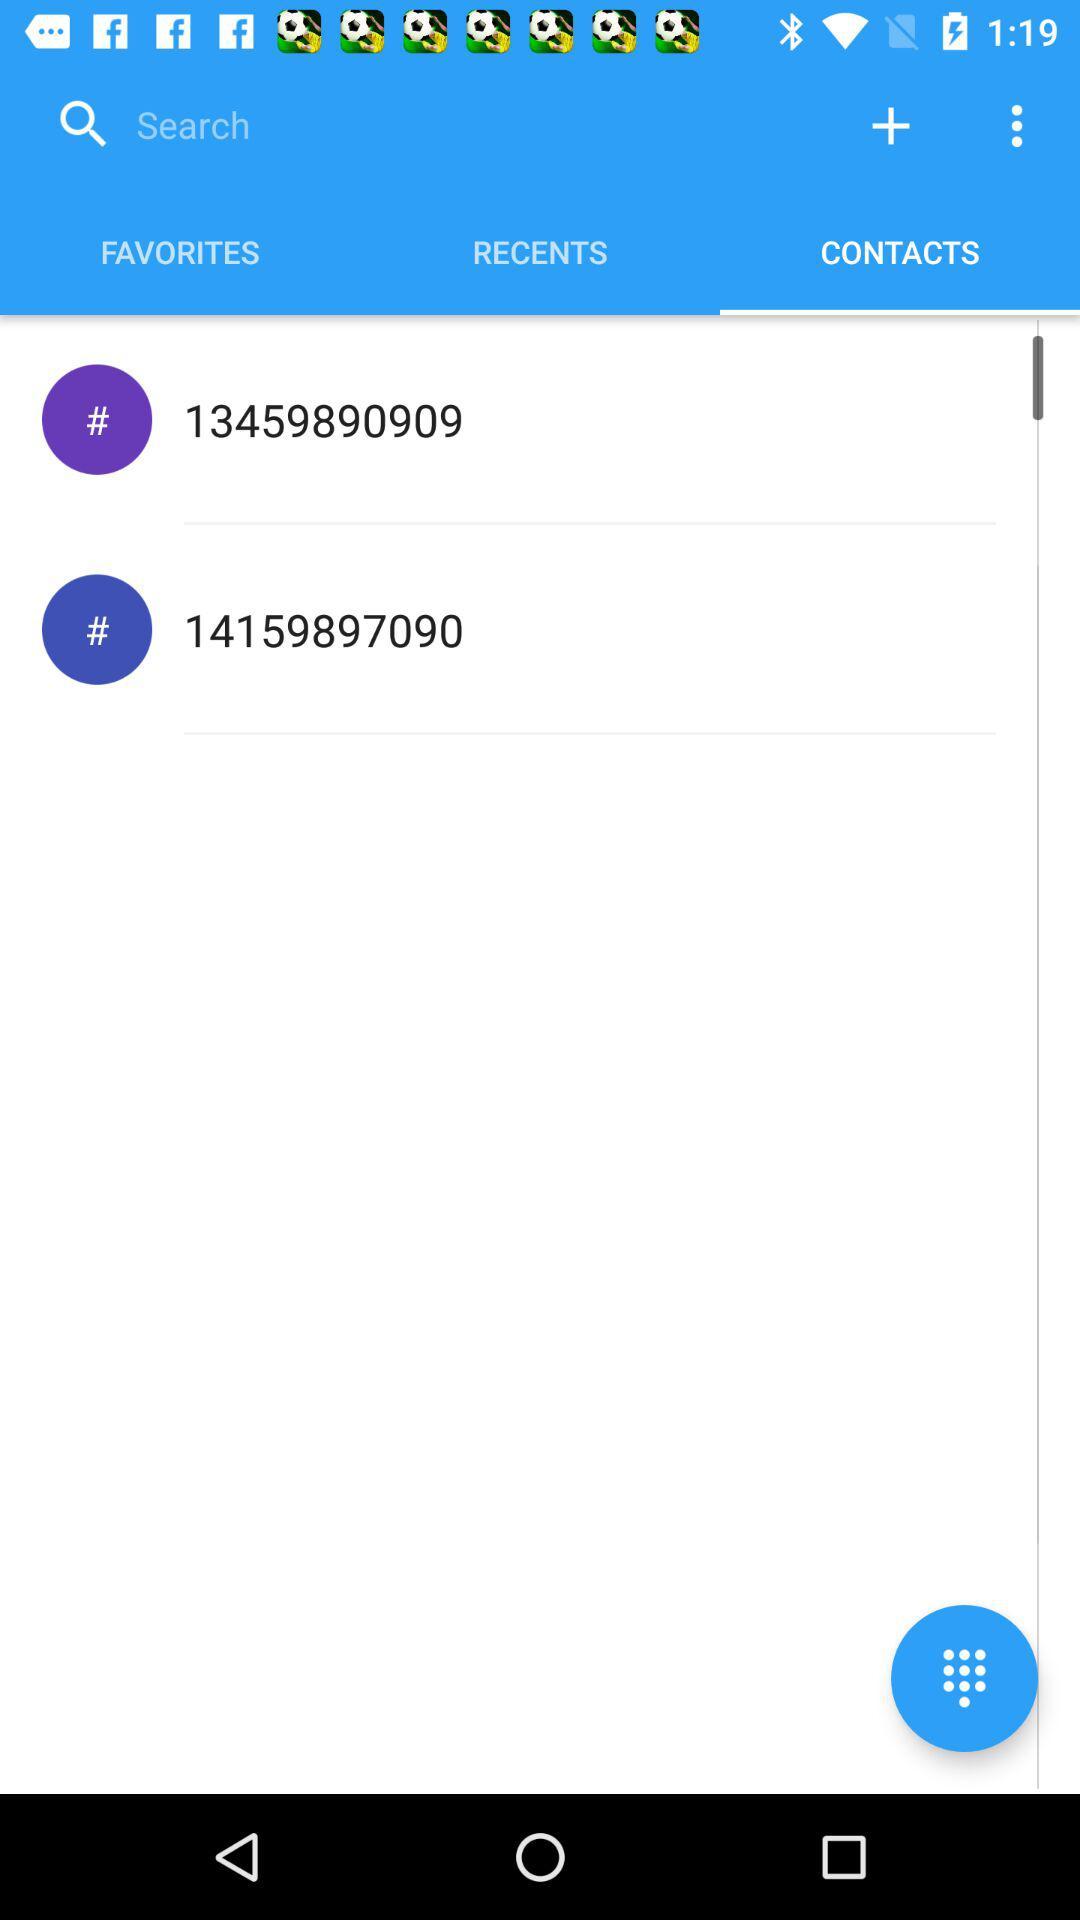 The height and width of the screenshot is (1920, 1080). Describe the element at coordinates (890, 124) in the screenshot. I see `phone number` at that location.